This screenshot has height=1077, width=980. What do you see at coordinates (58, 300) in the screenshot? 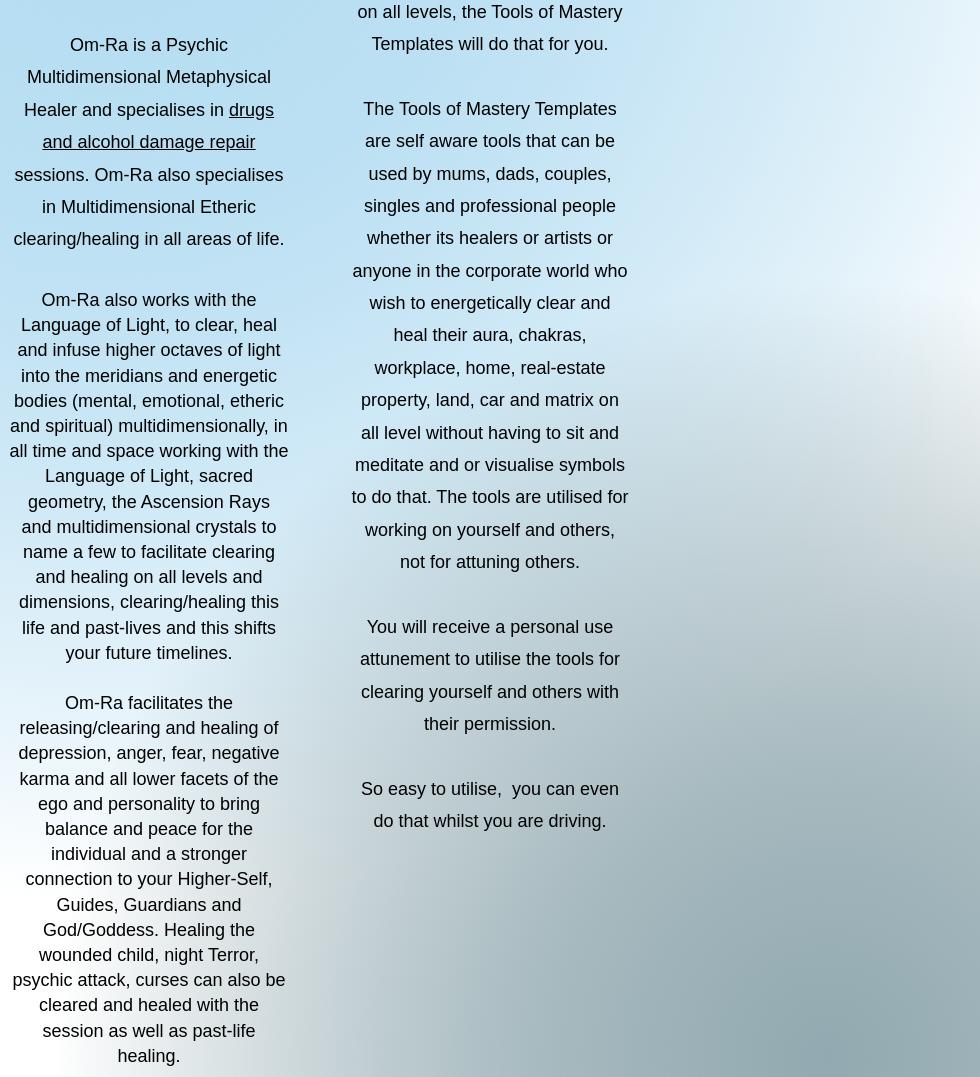
I see `'Om-'` at bounding box center [58, 300].